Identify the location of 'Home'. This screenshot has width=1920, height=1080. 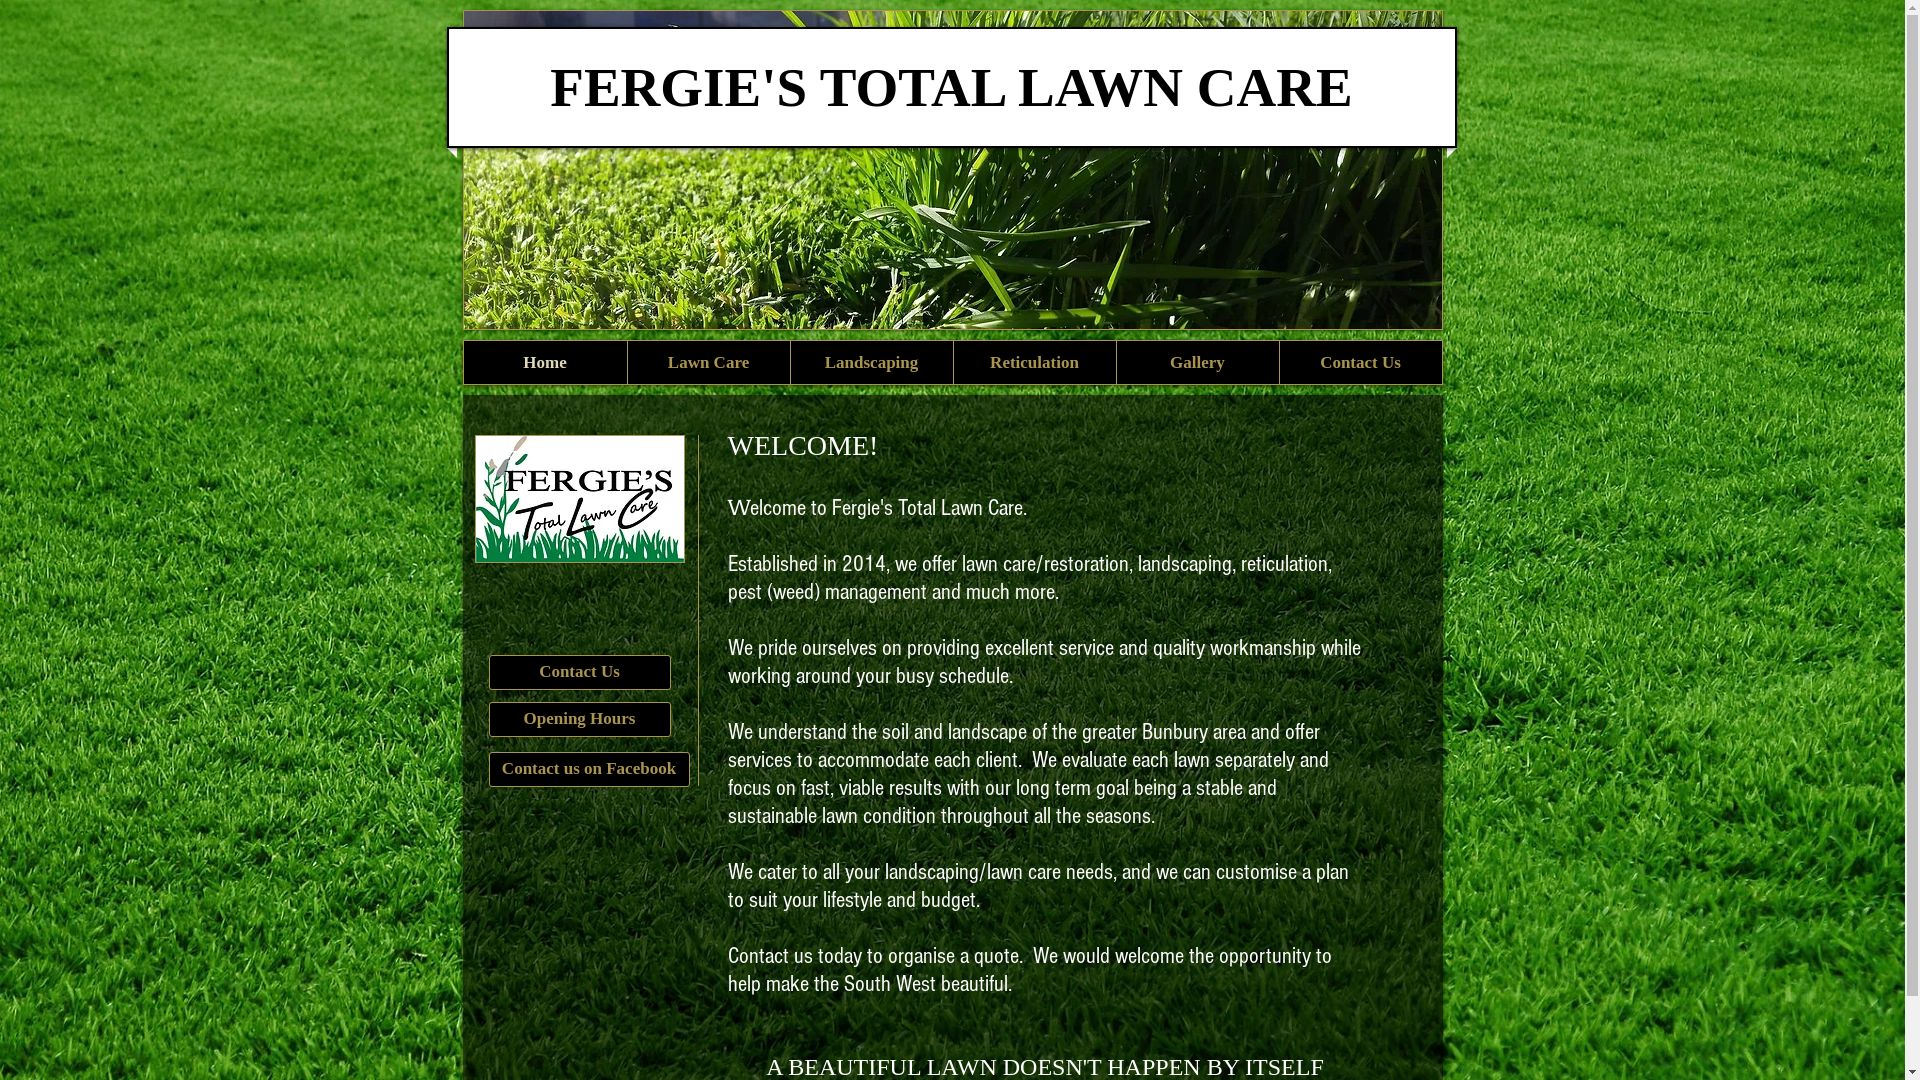
(545, 362).